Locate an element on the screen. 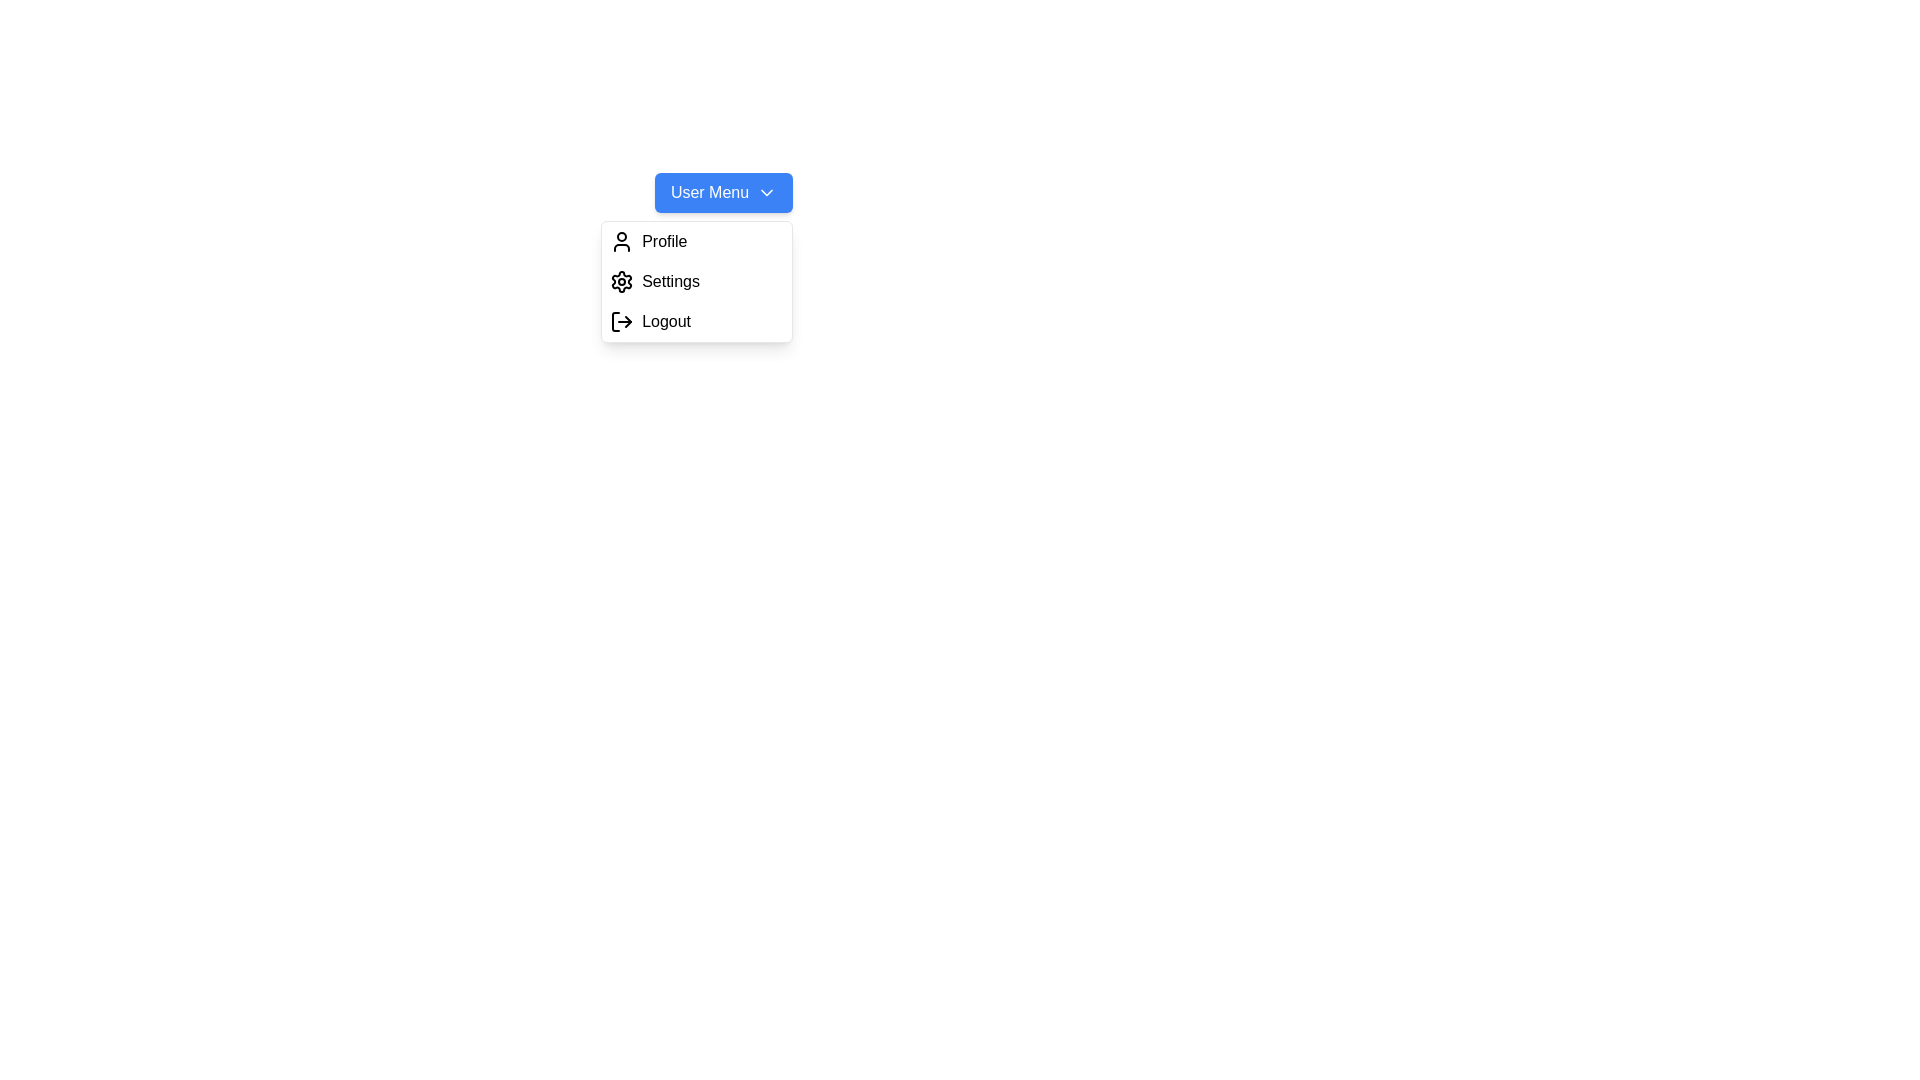 The image size is (1920, 1080). the 'Settings' button in the dropdown menu under 'User Menu' to change its background color is located at coordinates (697, 281).